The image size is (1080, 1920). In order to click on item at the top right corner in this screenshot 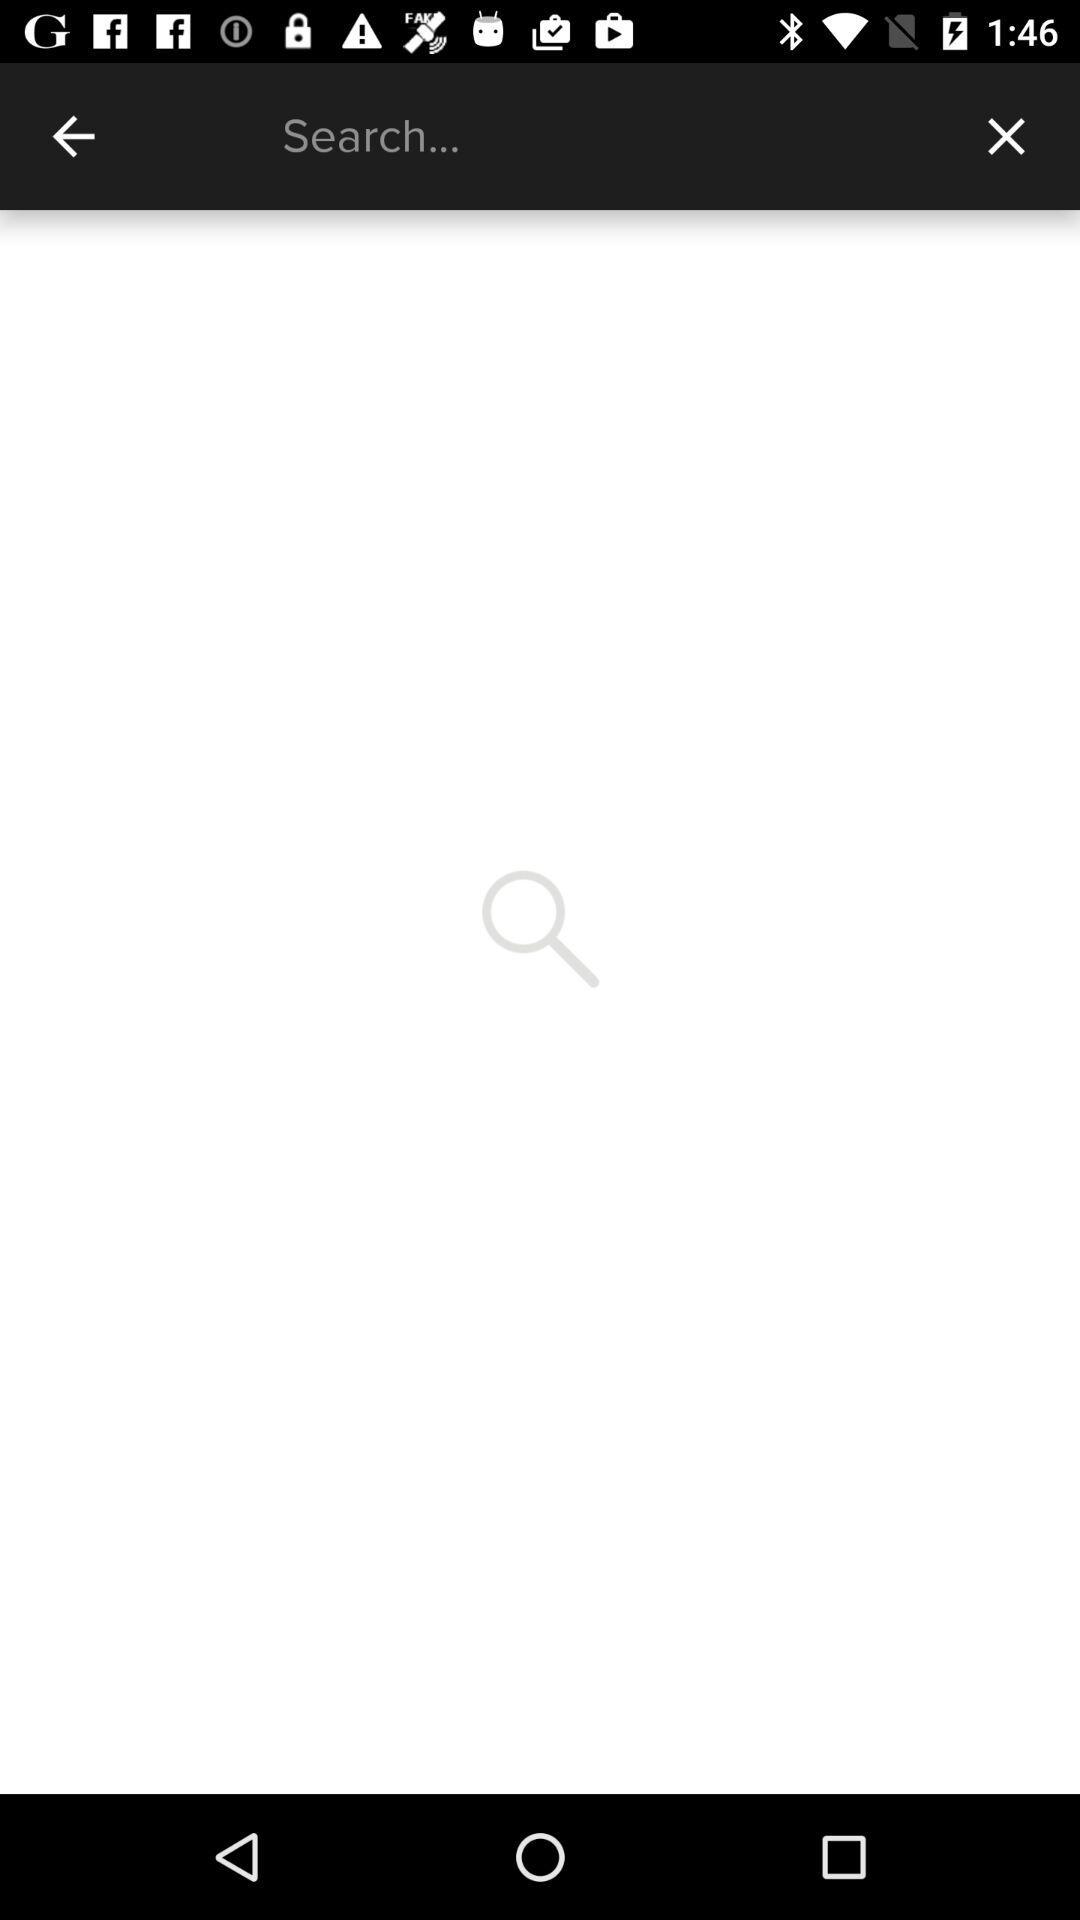, I will do `click(1006, 135)`.